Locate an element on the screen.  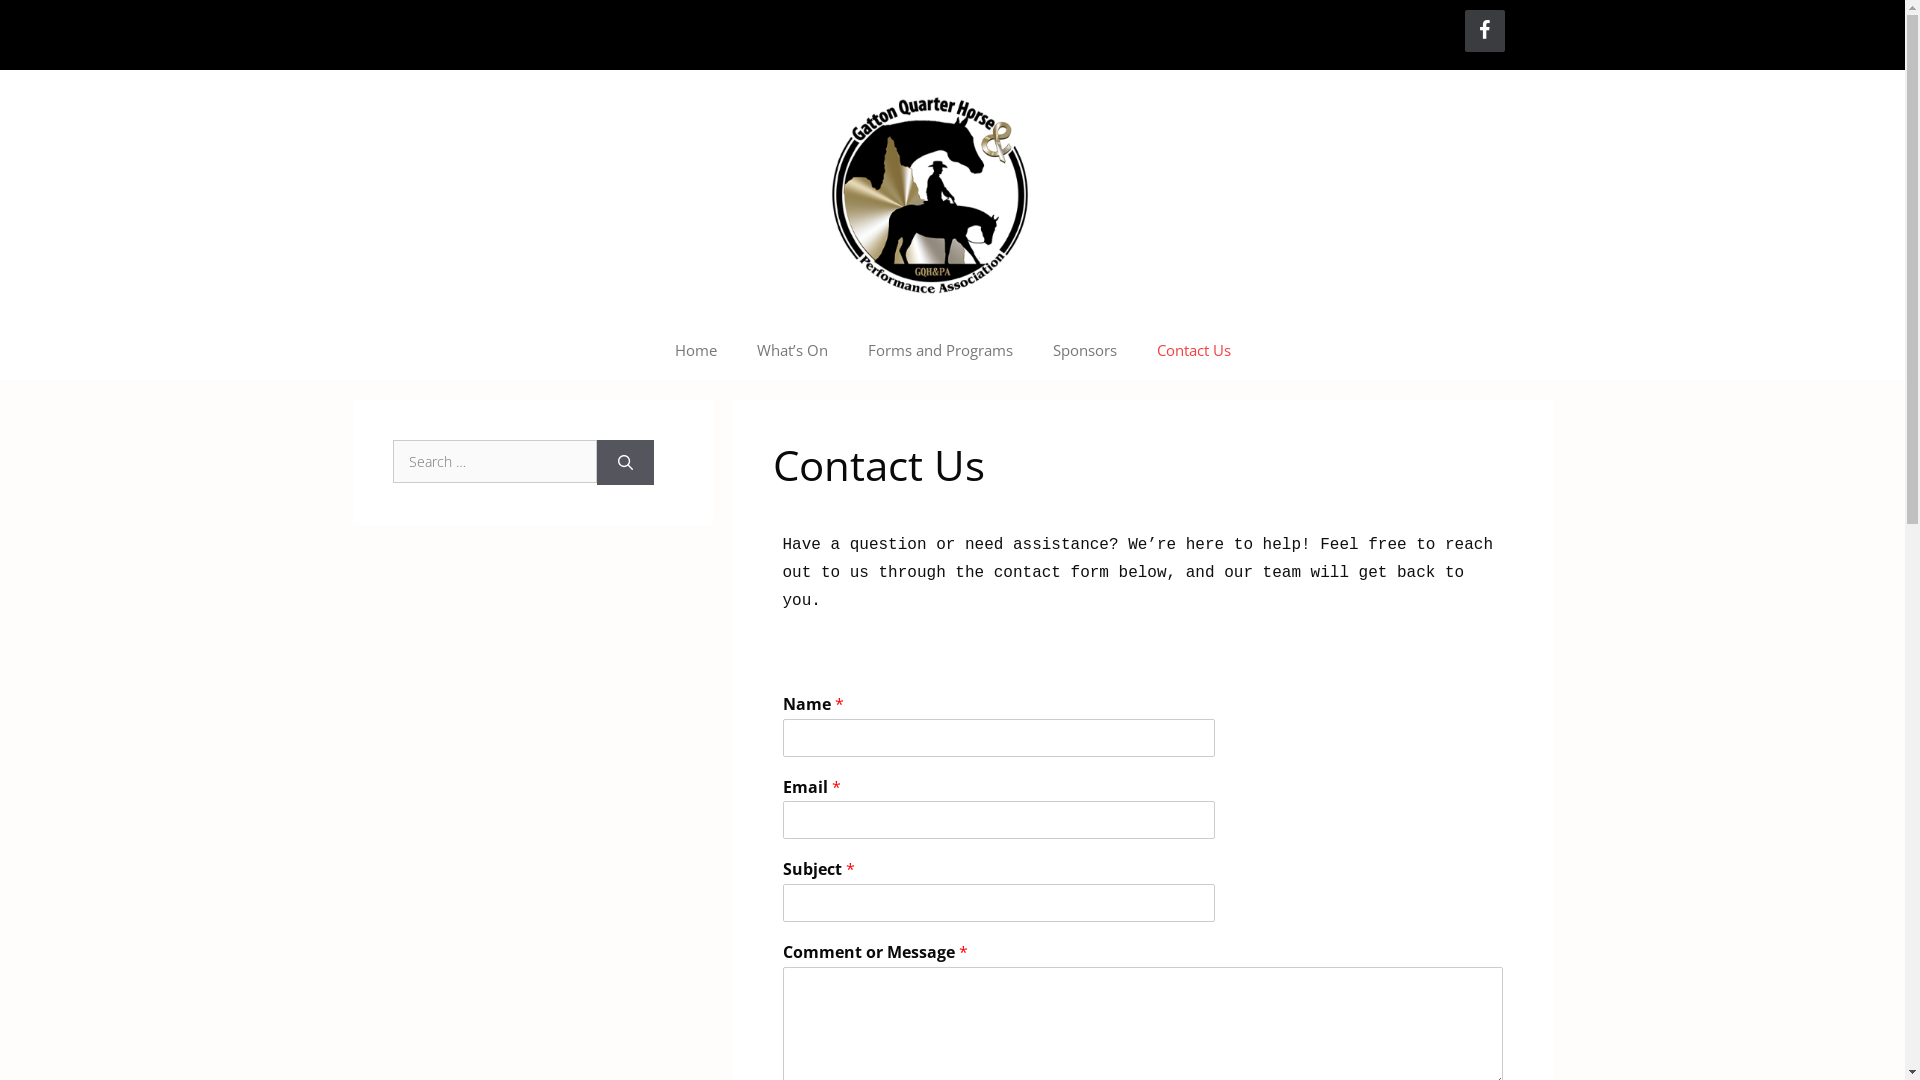
'Search for:' is located at coordinates (494, 461).